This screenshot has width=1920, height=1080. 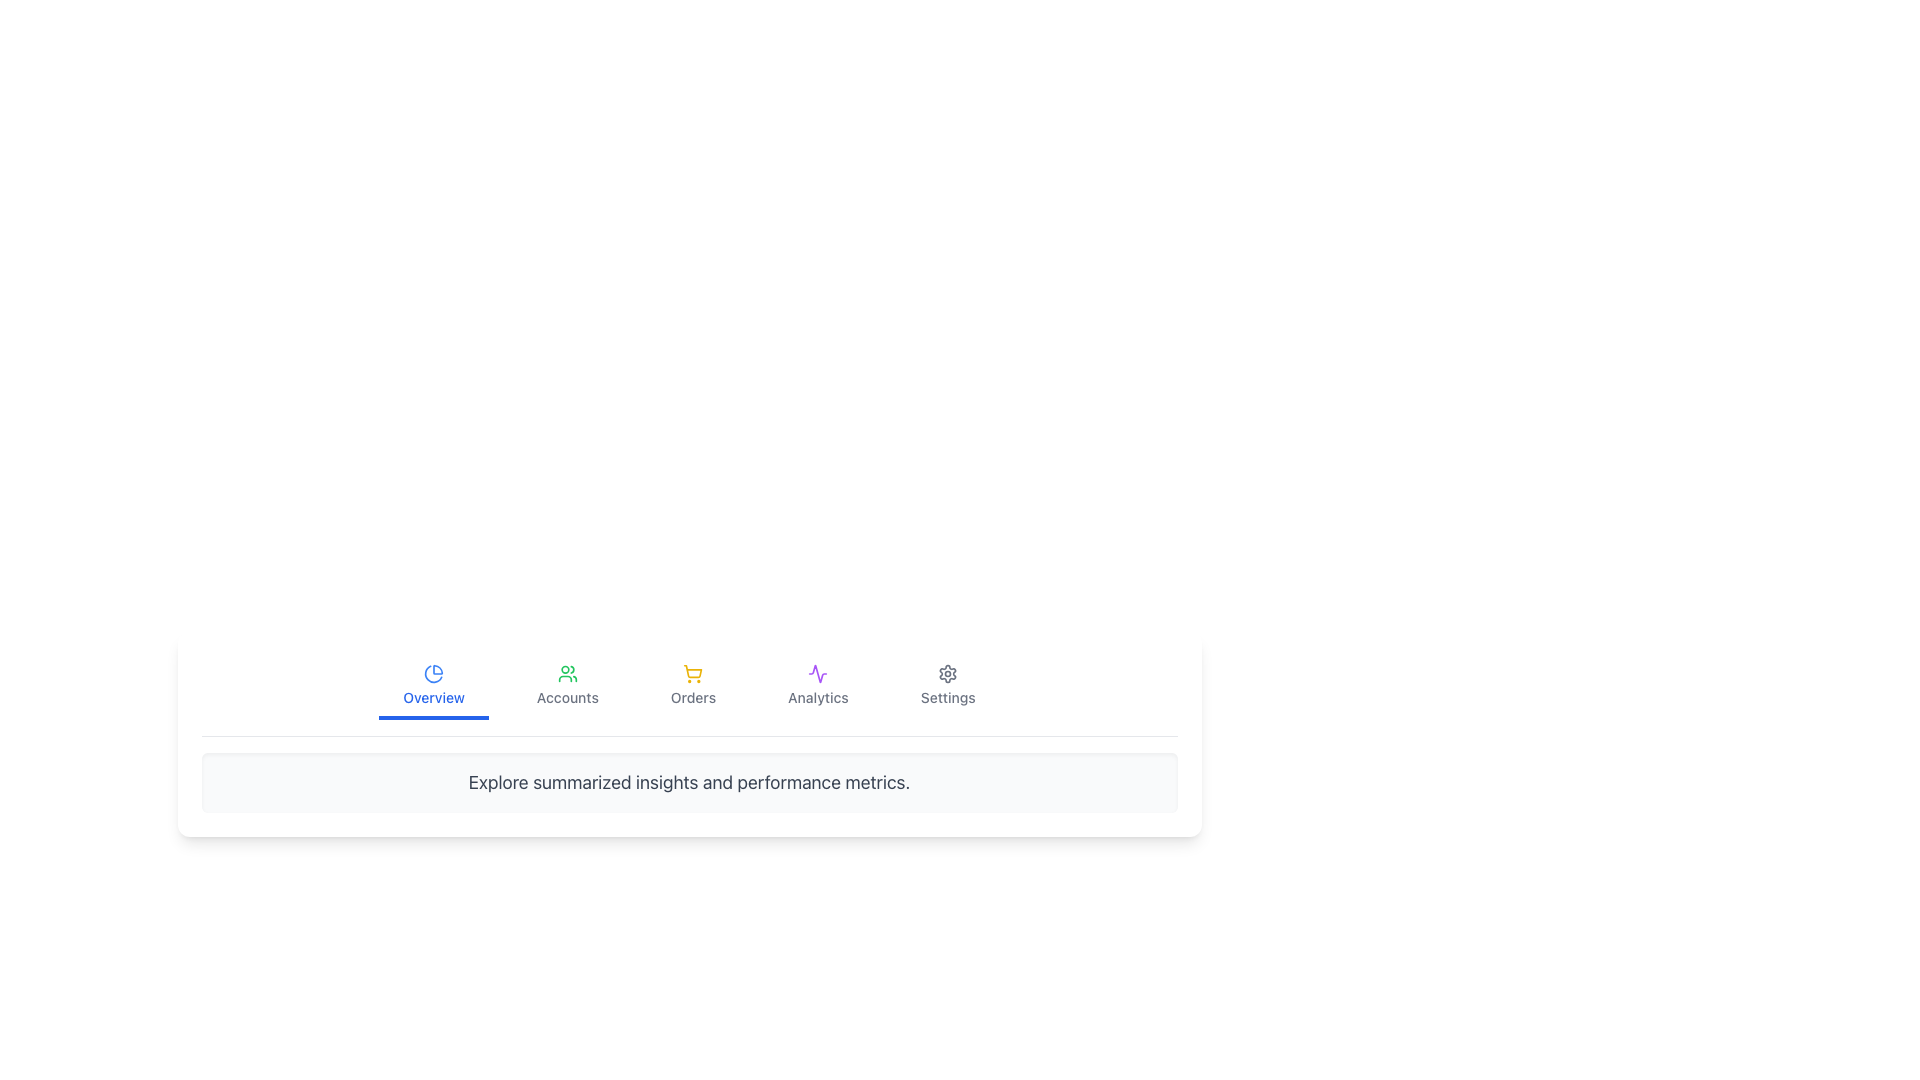 I want to click on the 'Settings' menu item, which features a gray gear icon and is located at the far right of the menu bar, so click(x=947, y=686).